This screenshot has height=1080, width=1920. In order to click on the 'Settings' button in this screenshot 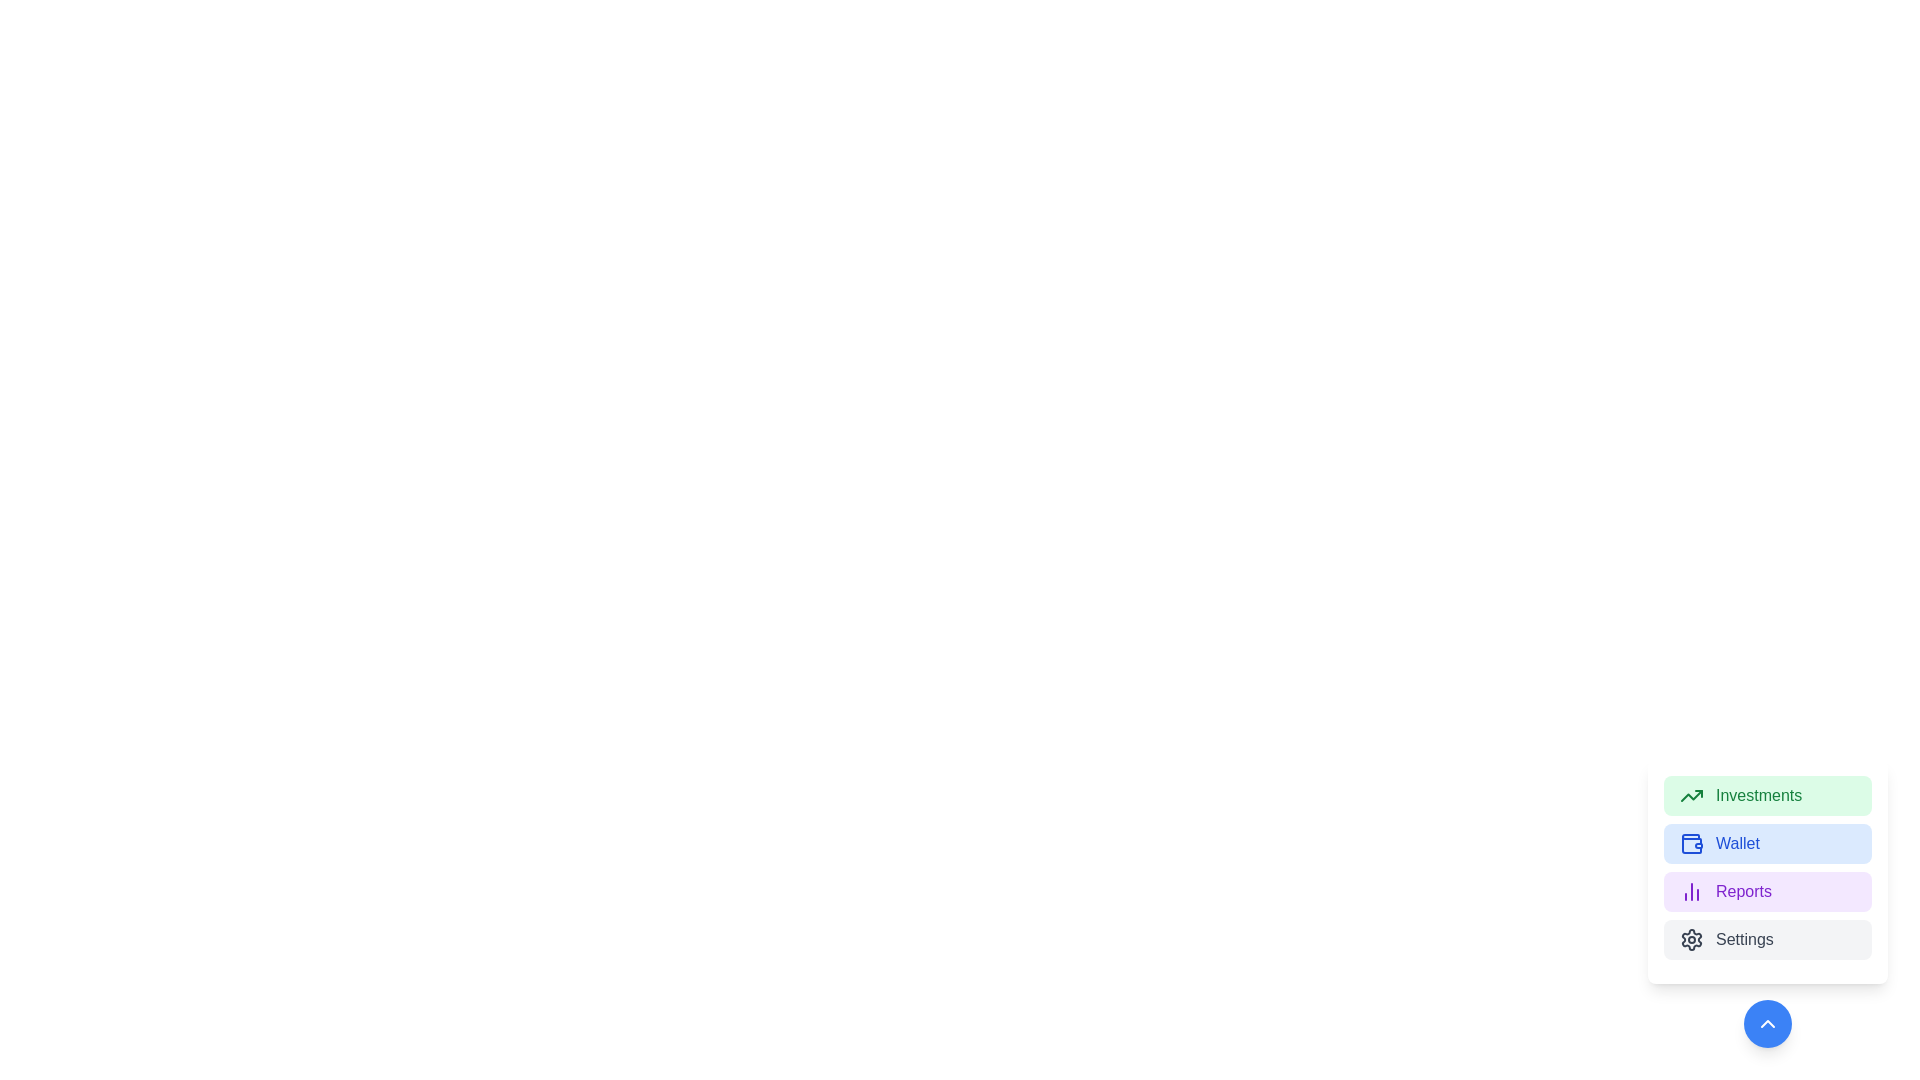, I will do `click(1767, 940)`.